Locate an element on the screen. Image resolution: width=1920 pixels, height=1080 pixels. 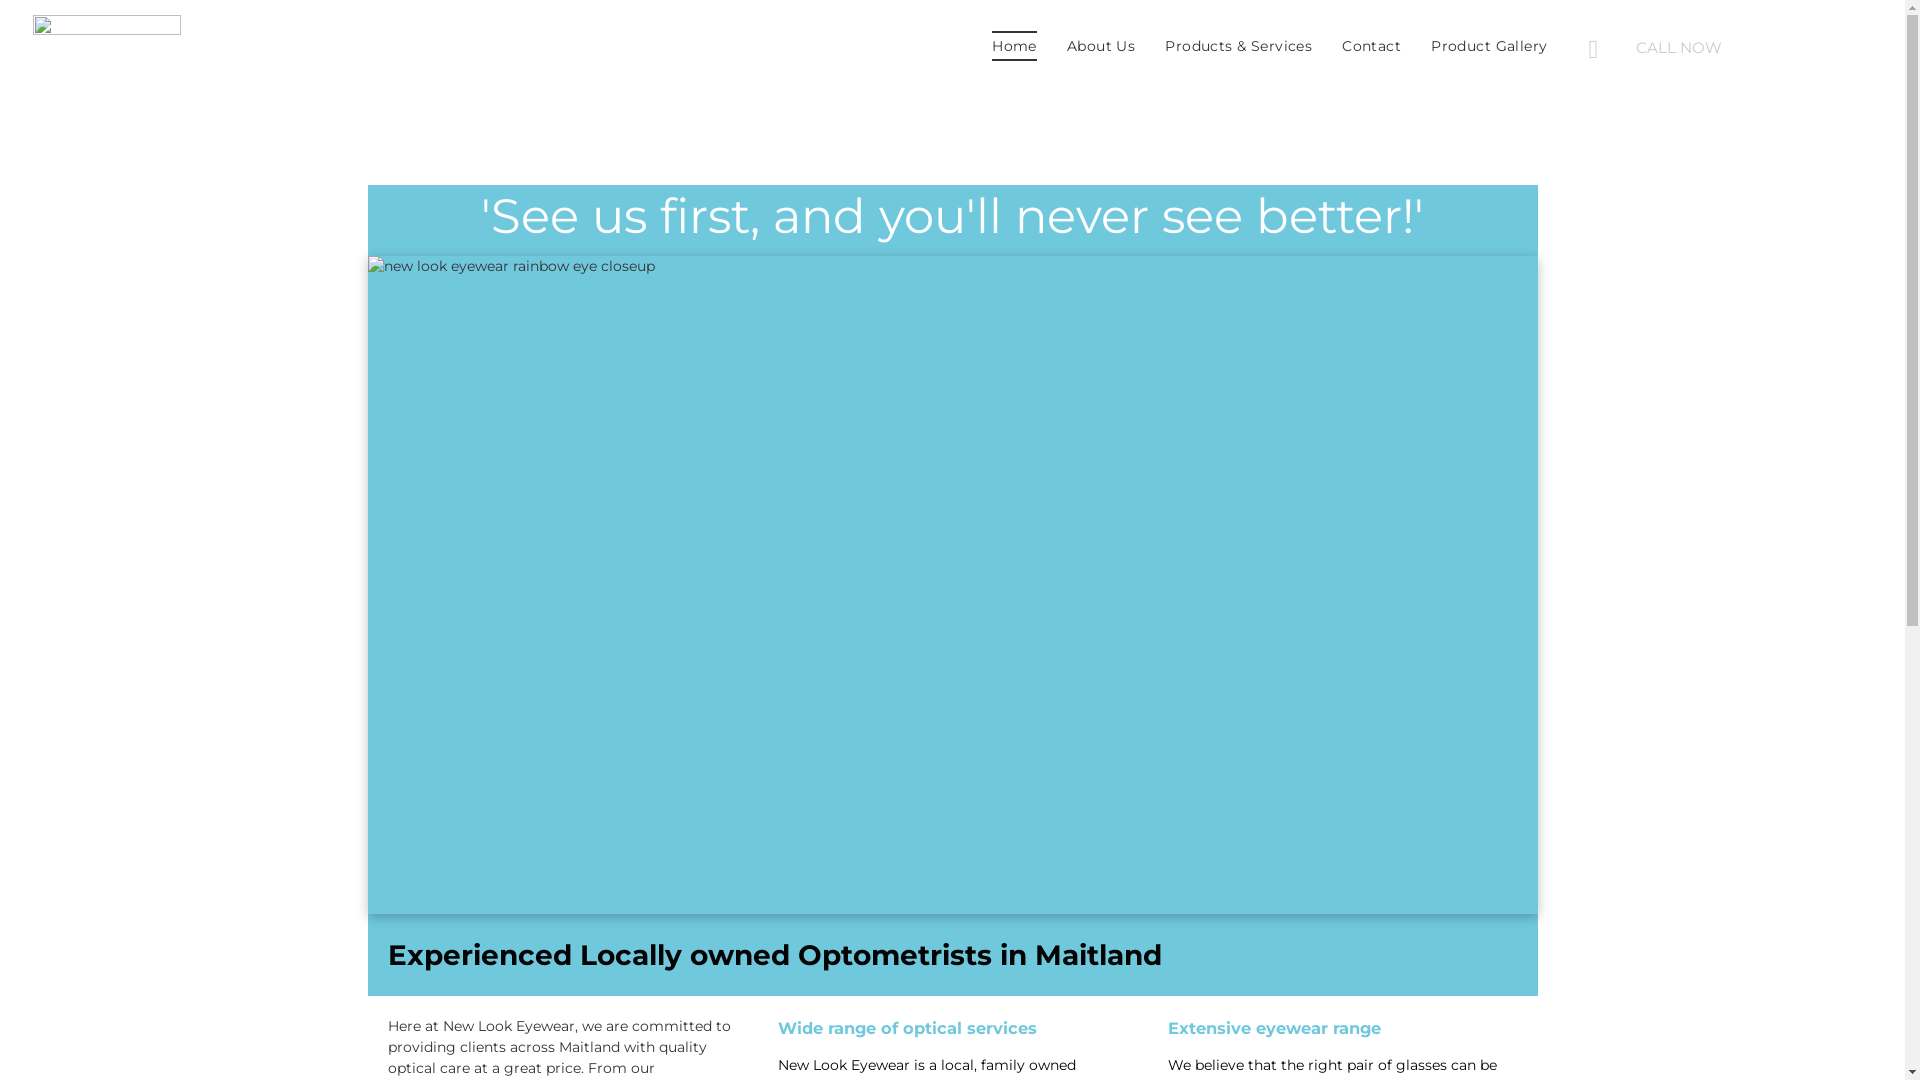
'About Us' is located at coordinates (1050, 45).